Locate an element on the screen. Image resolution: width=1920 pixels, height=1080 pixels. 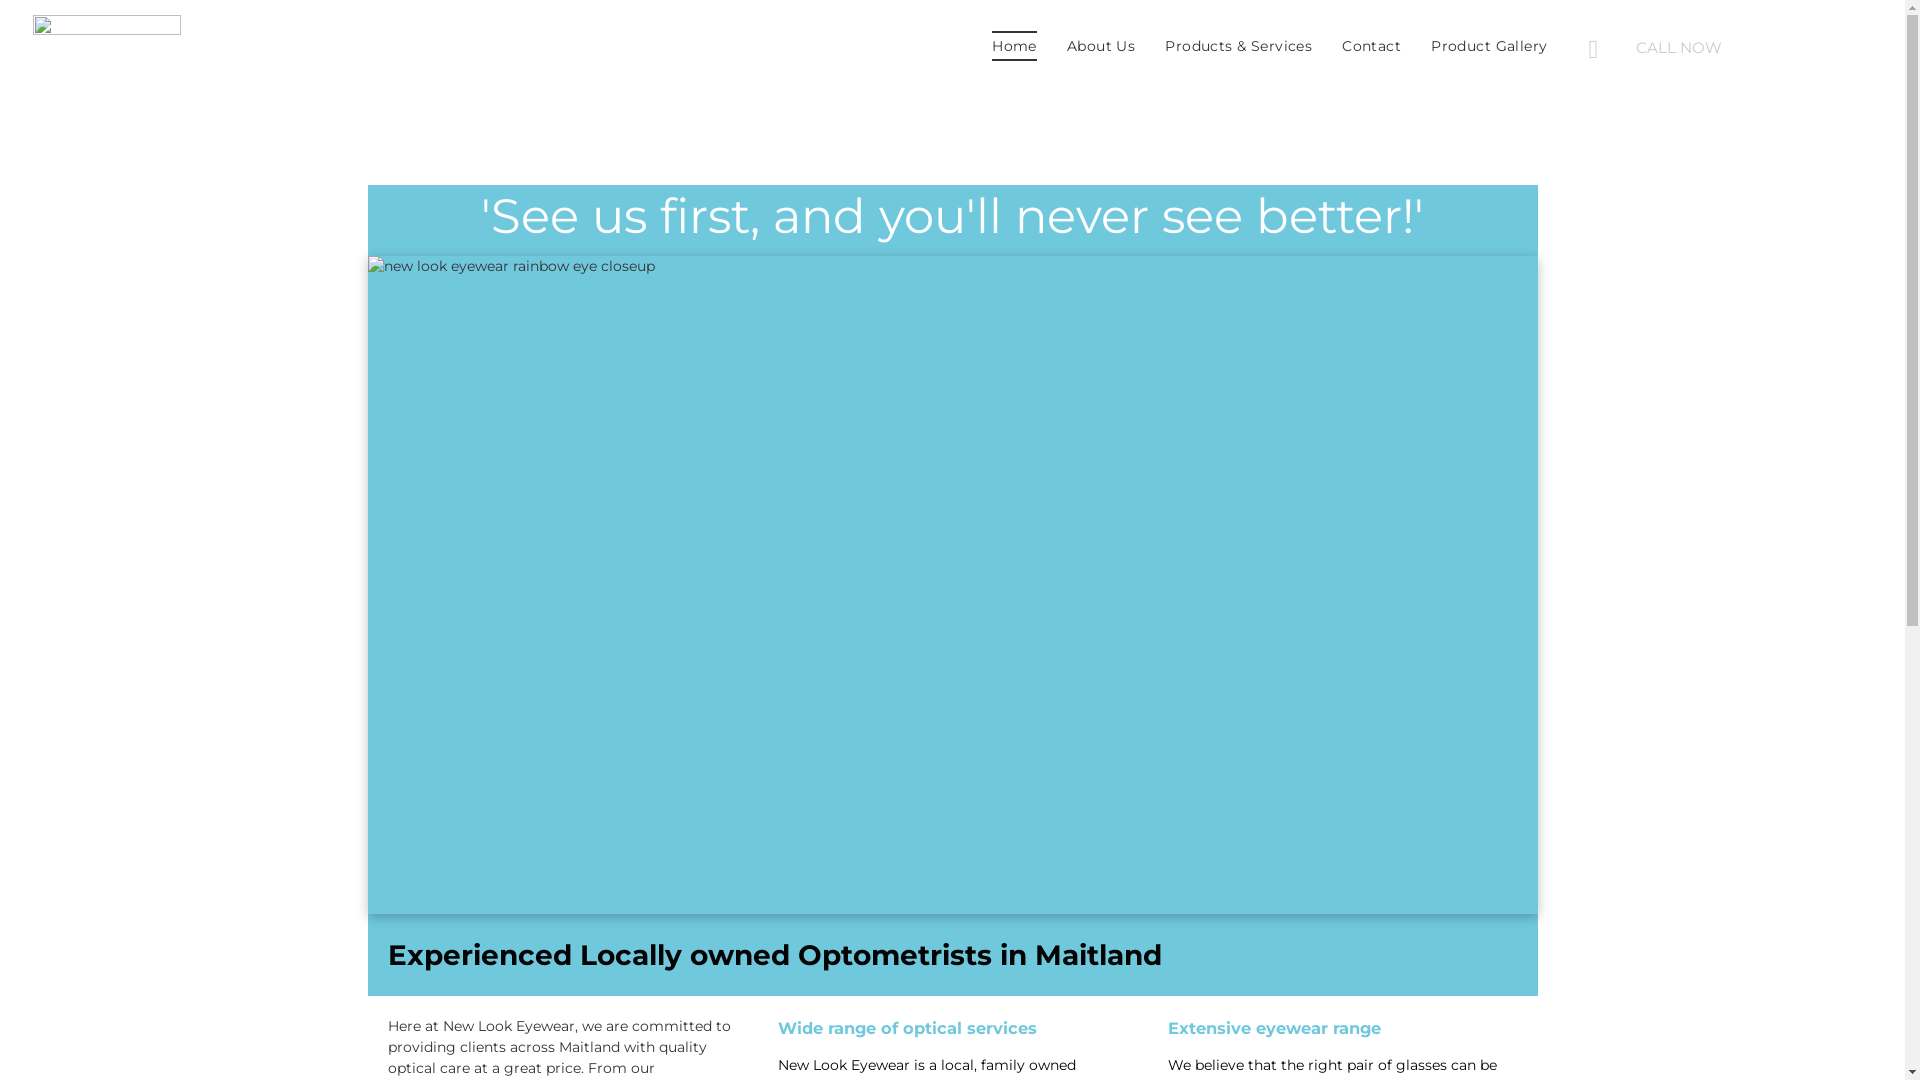
'About Us' is located at coordinates (1050, 45).